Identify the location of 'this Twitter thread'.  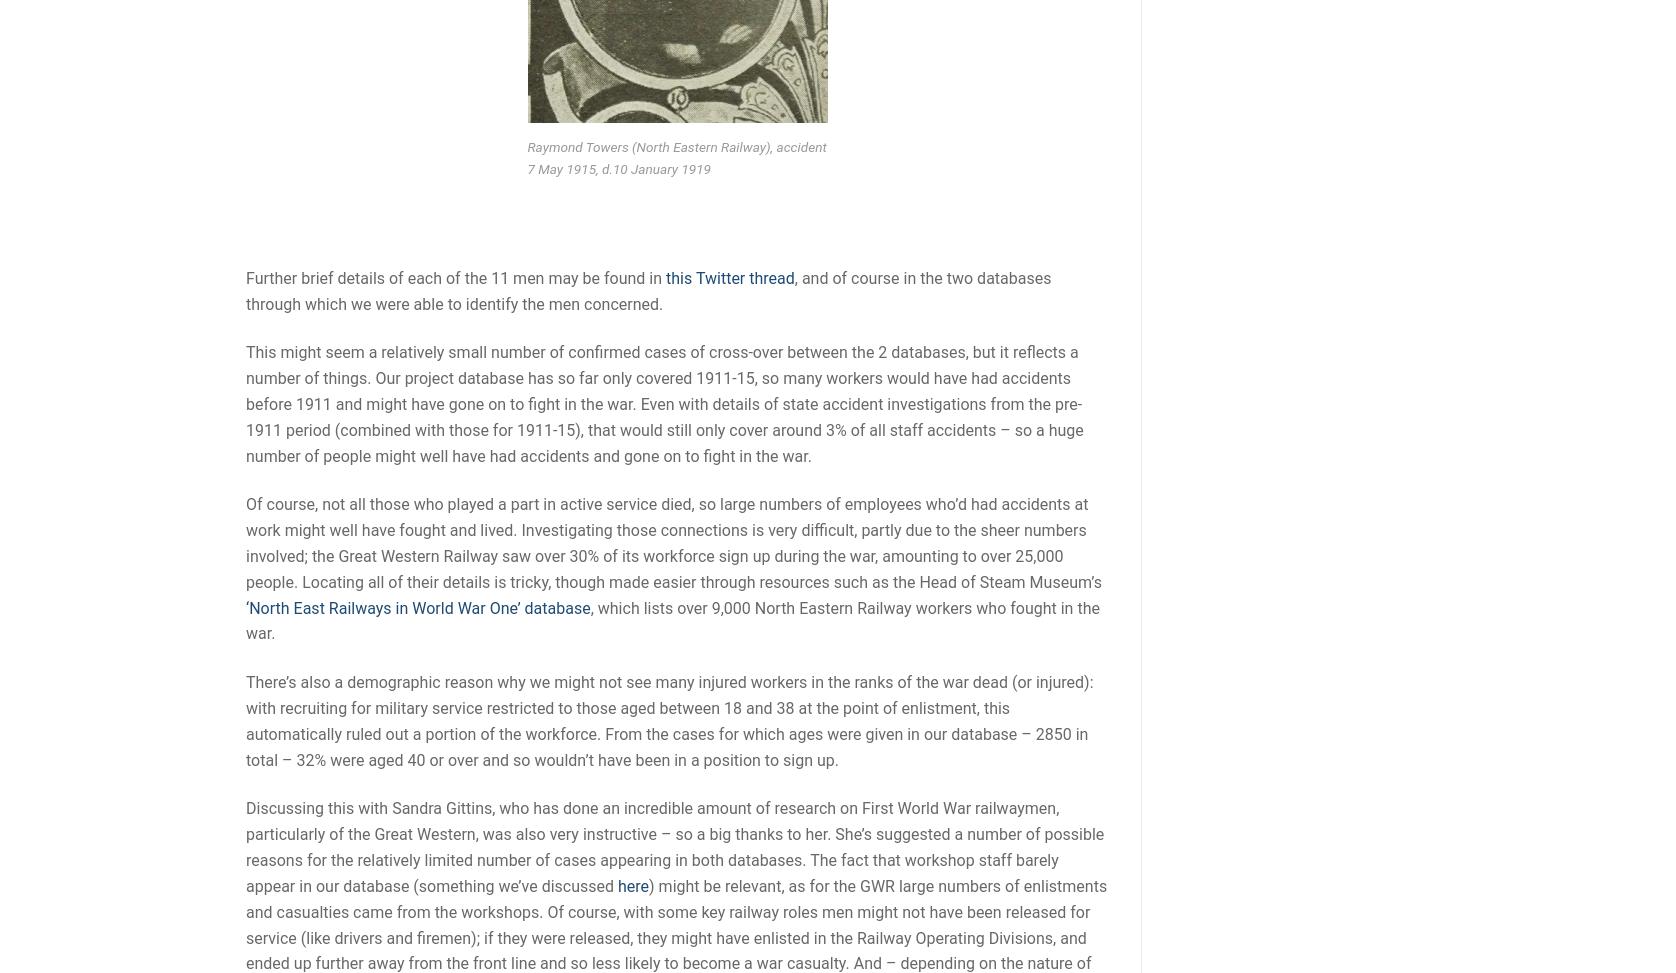
(729, 276).